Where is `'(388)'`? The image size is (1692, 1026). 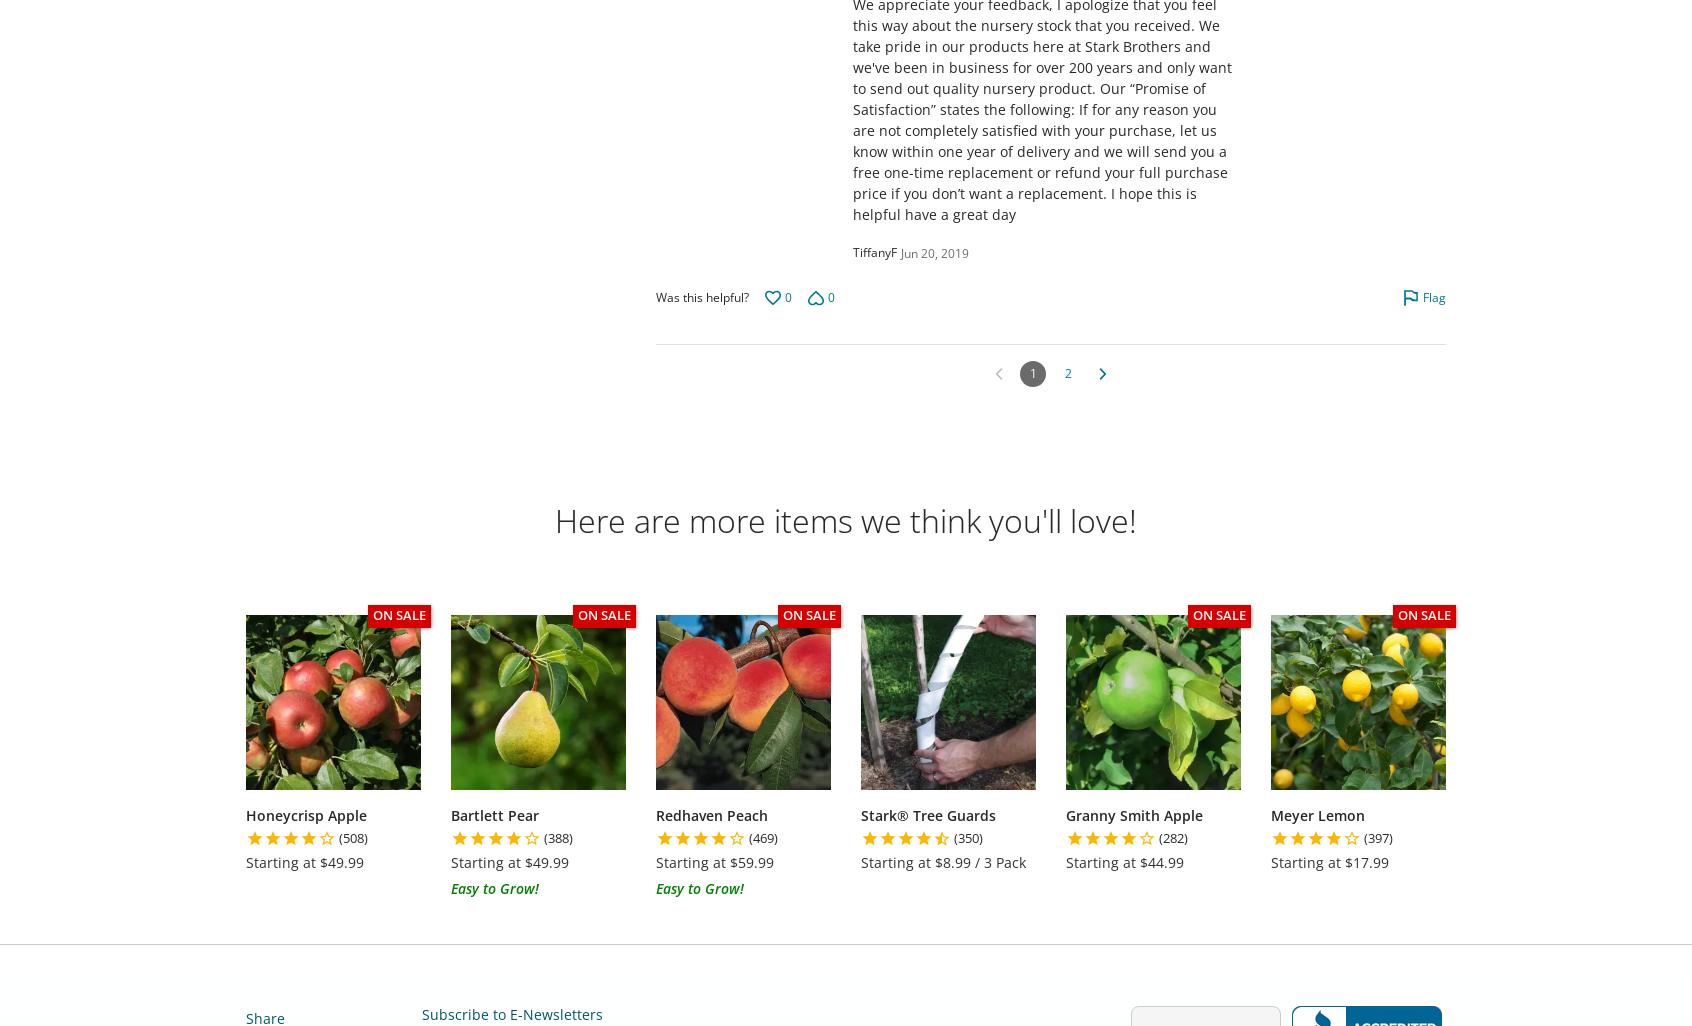
'(388)' is located at coordinates (558, 837).